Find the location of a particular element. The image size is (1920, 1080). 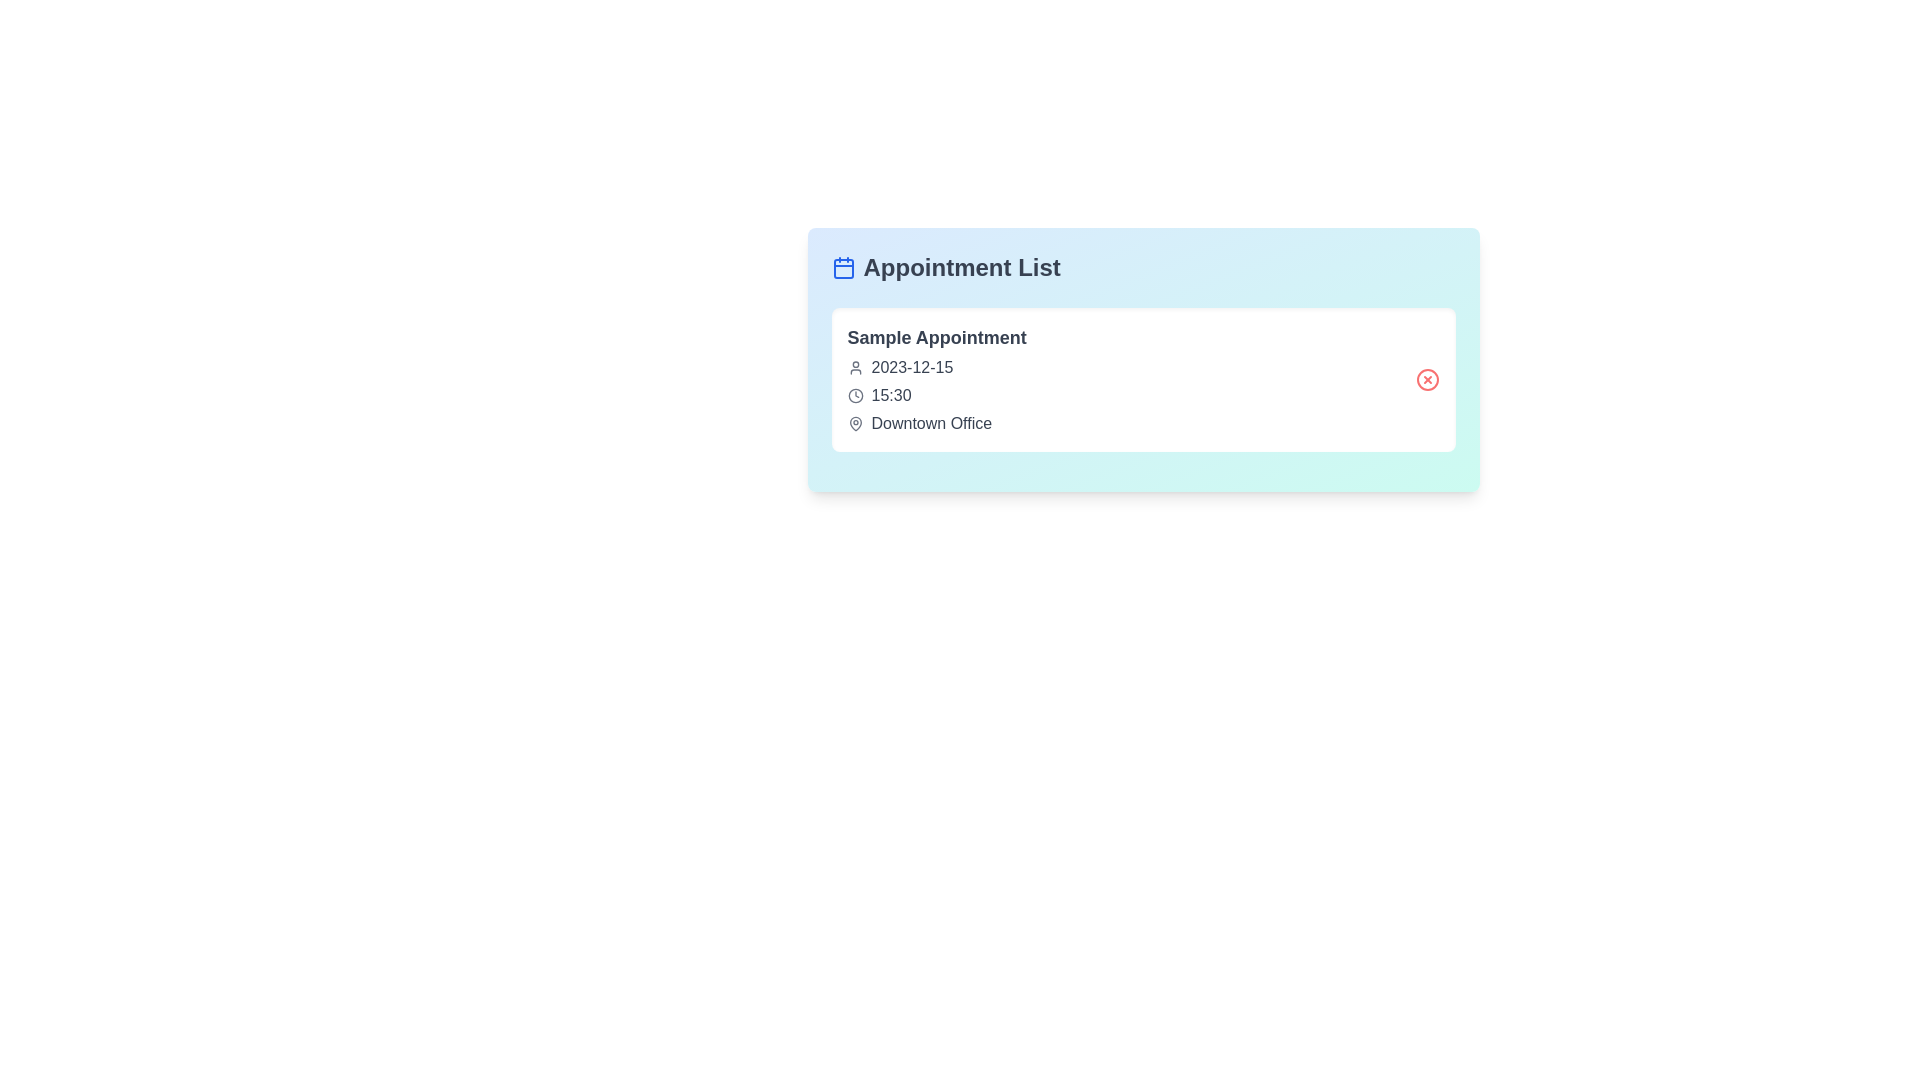

the map pin icon representing the location for 'Downtown Office' in the appointment card is located at coordinates (855, 423).